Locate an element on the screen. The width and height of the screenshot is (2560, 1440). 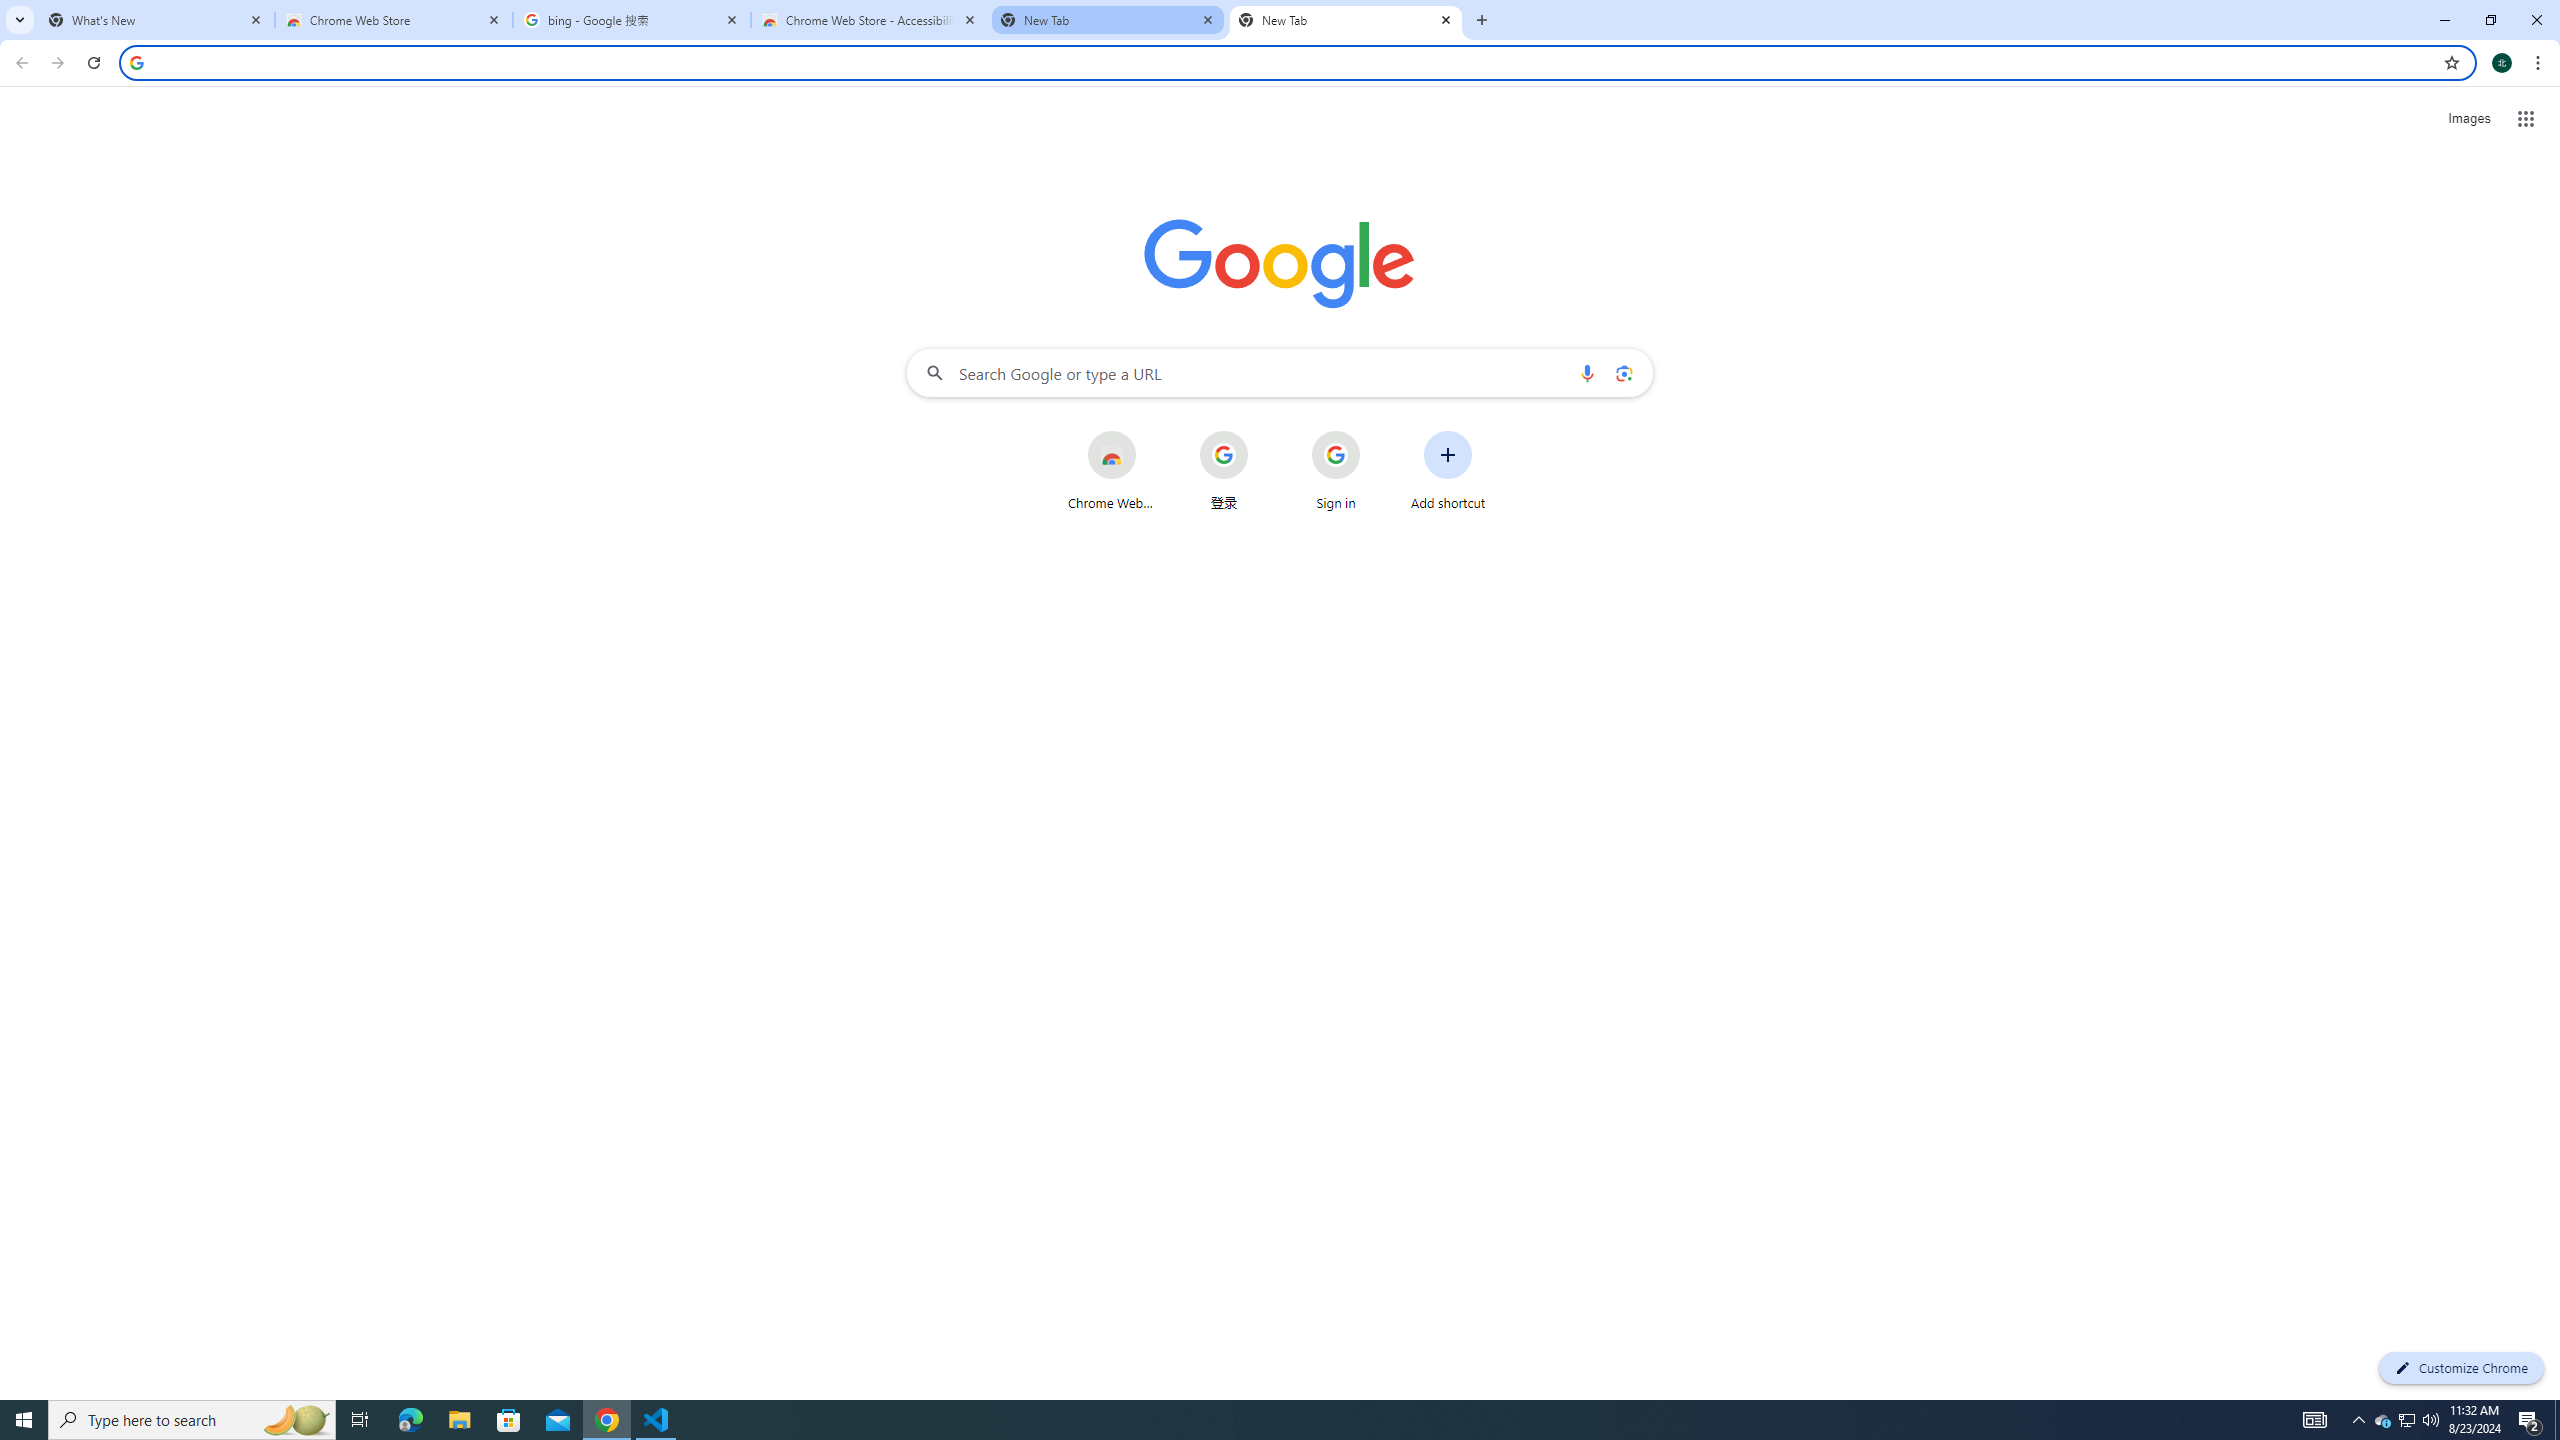
'What' is located at coordinates (155, 19).